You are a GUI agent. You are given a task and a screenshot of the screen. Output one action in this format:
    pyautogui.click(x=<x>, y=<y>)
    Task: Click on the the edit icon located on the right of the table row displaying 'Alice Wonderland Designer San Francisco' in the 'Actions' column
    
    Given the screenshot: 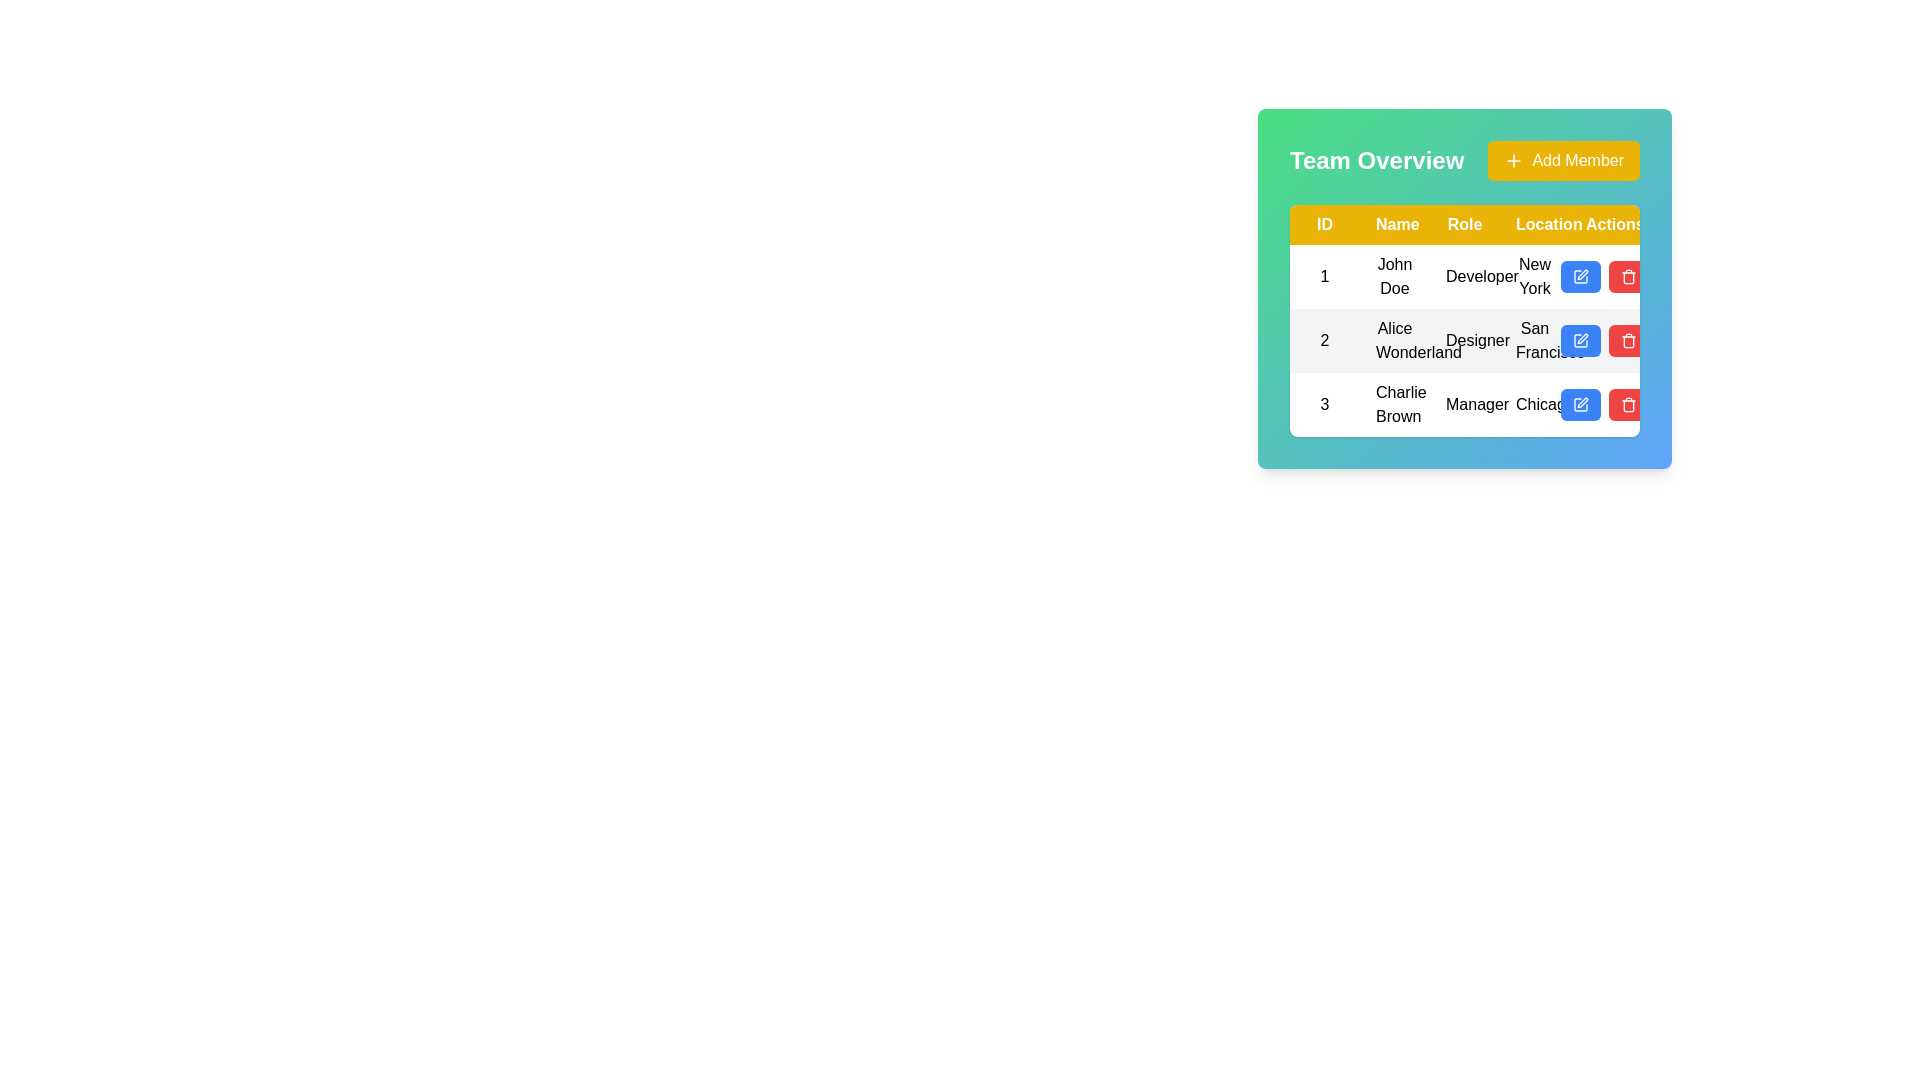 What is the action you would take?
    pyautogui.click(x=1579, y=339)
    